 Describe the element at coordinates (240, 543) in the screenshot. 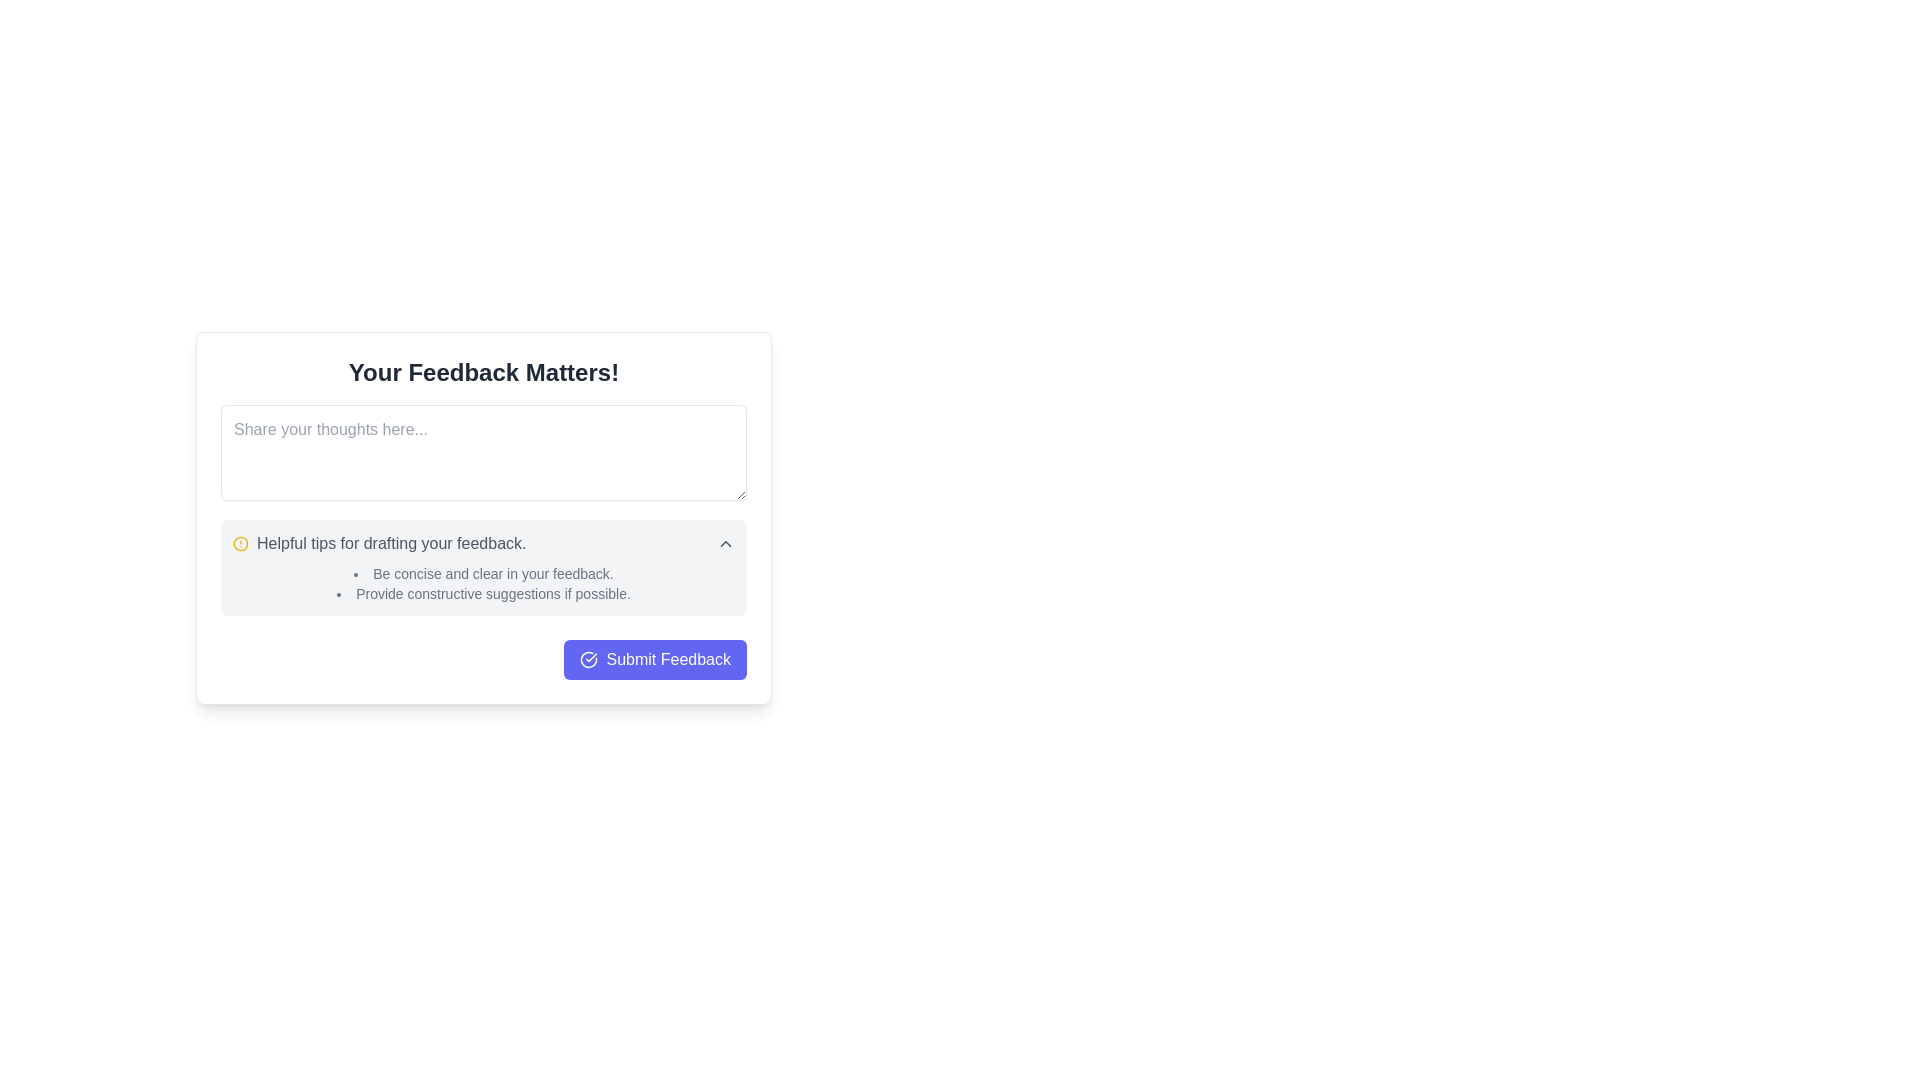

I see `the decorative circle element representing an alert or warning located near the top-left corner of the feedback tips UI component` at that location.